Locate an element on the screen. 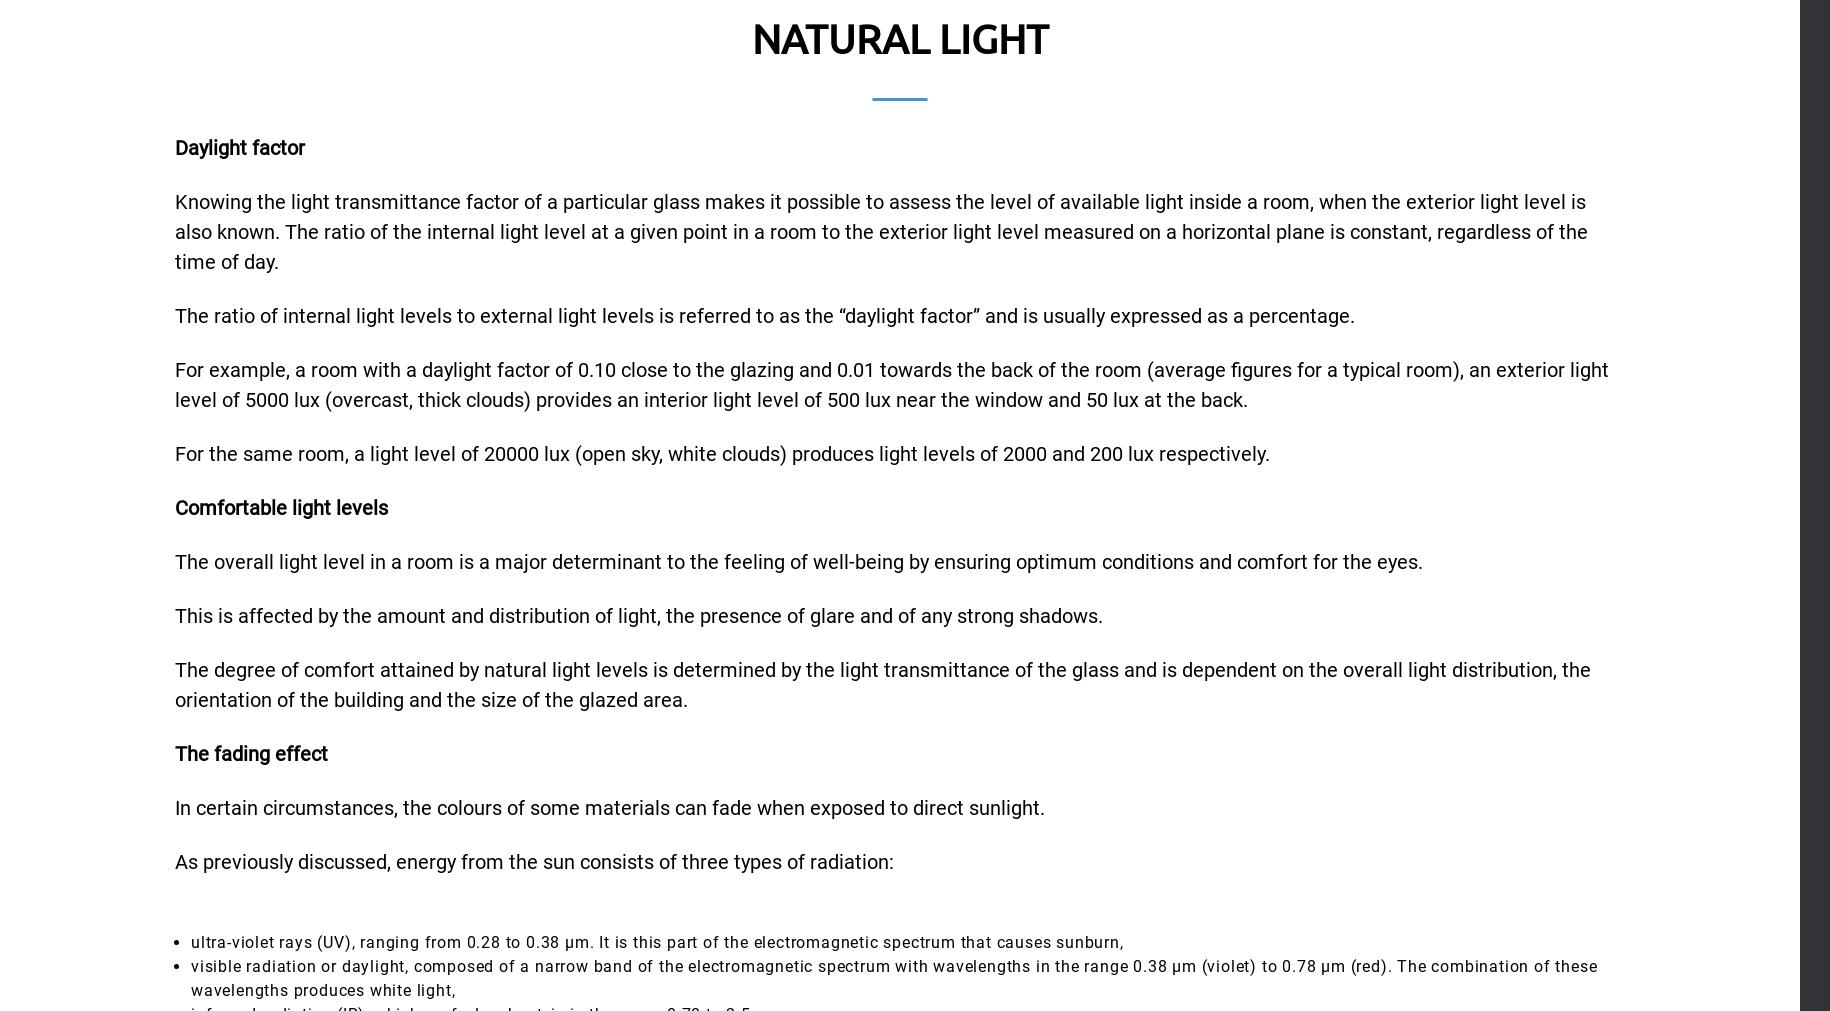 This screenshot has width=1830, height=1011. 'This is affected by the amount and distribution of light, the presence of glare and of any strong shadows.' is located at coordinates (174, 614).